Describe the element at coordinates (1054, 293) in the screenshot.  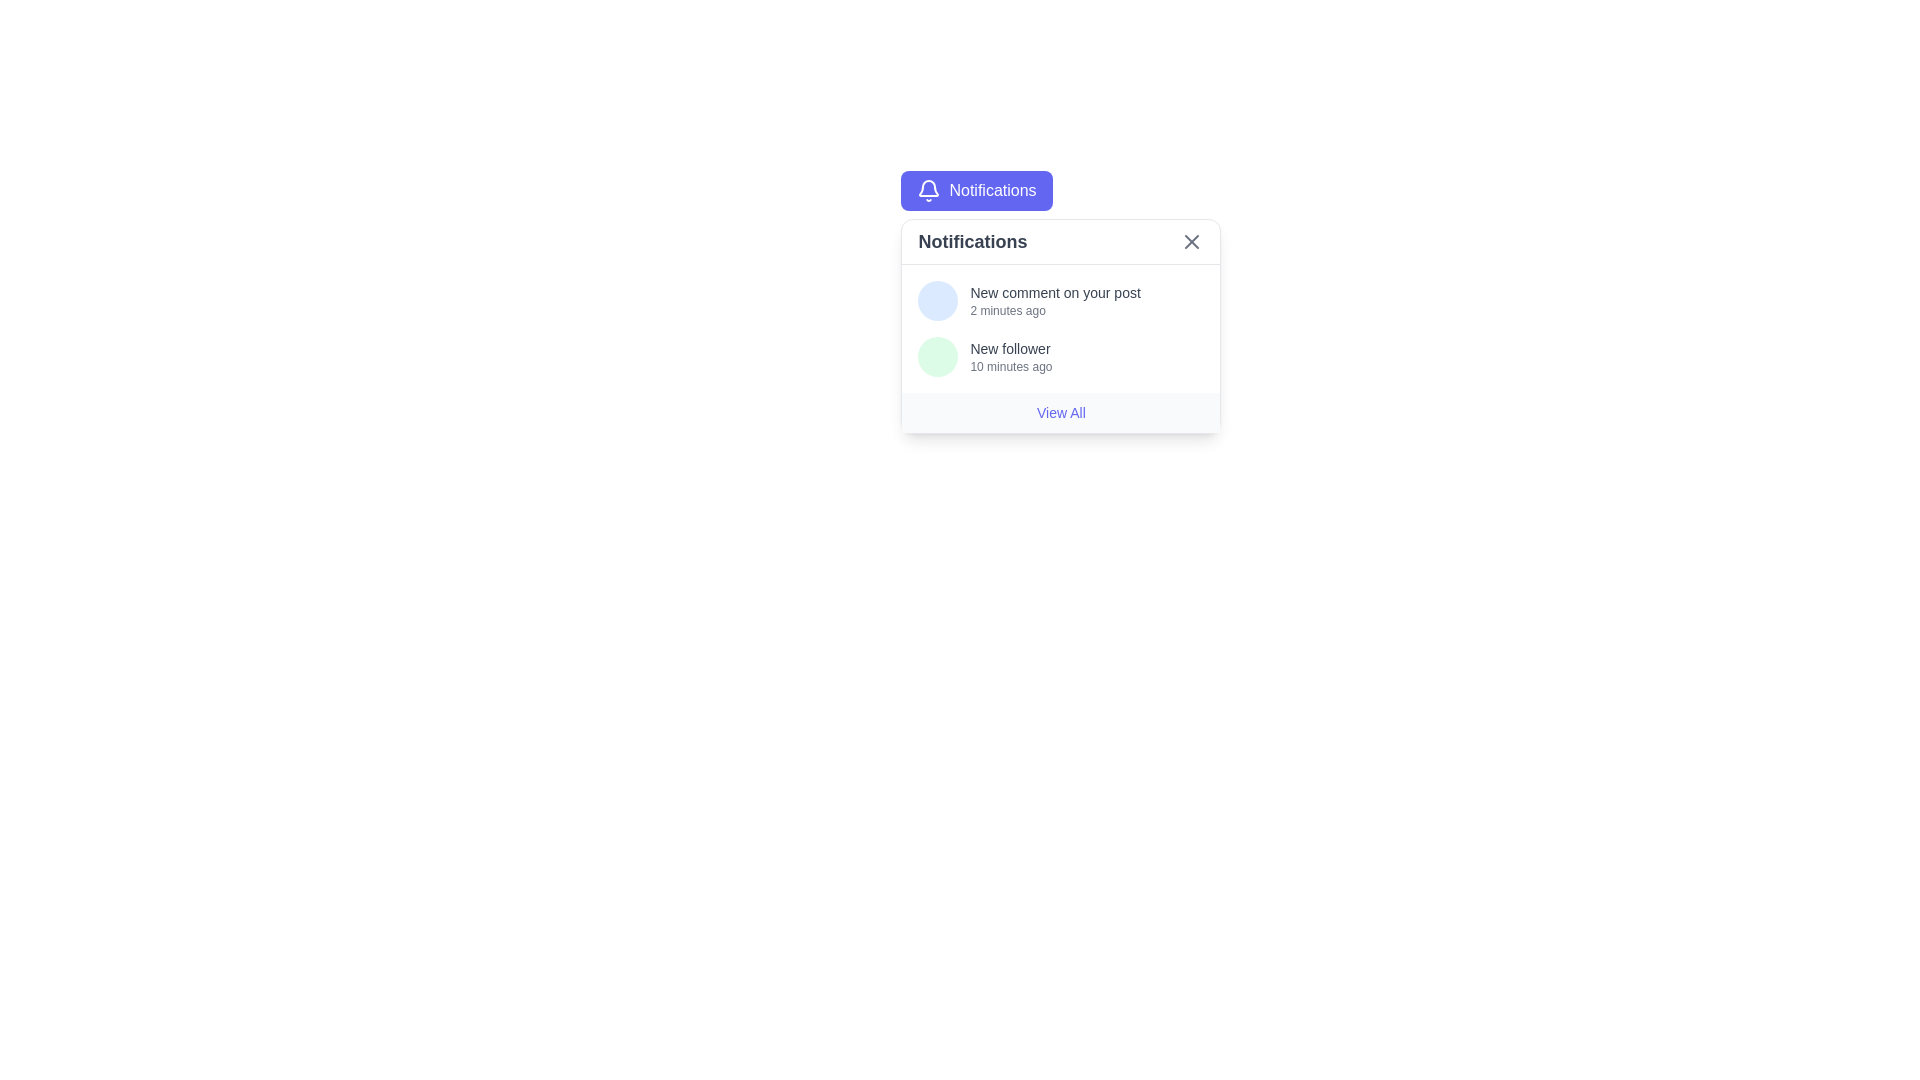
I see `the static text displaying 'New comment on your post' located at the top-left corner of the notification card within the dropdown list of notifications` at that location.